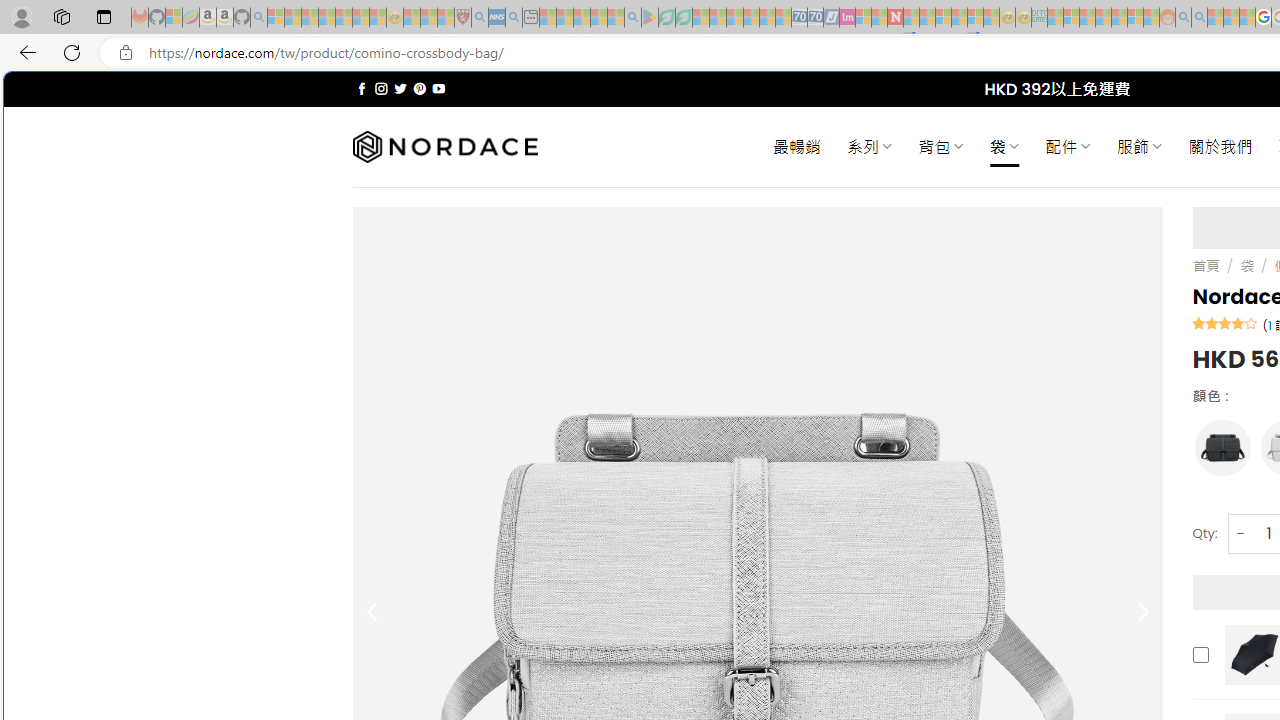 This screenshot has height=720, width=1280. I want to click on 'DITOGAMES AG Imprint - Sleeping', so click(1039, 17).